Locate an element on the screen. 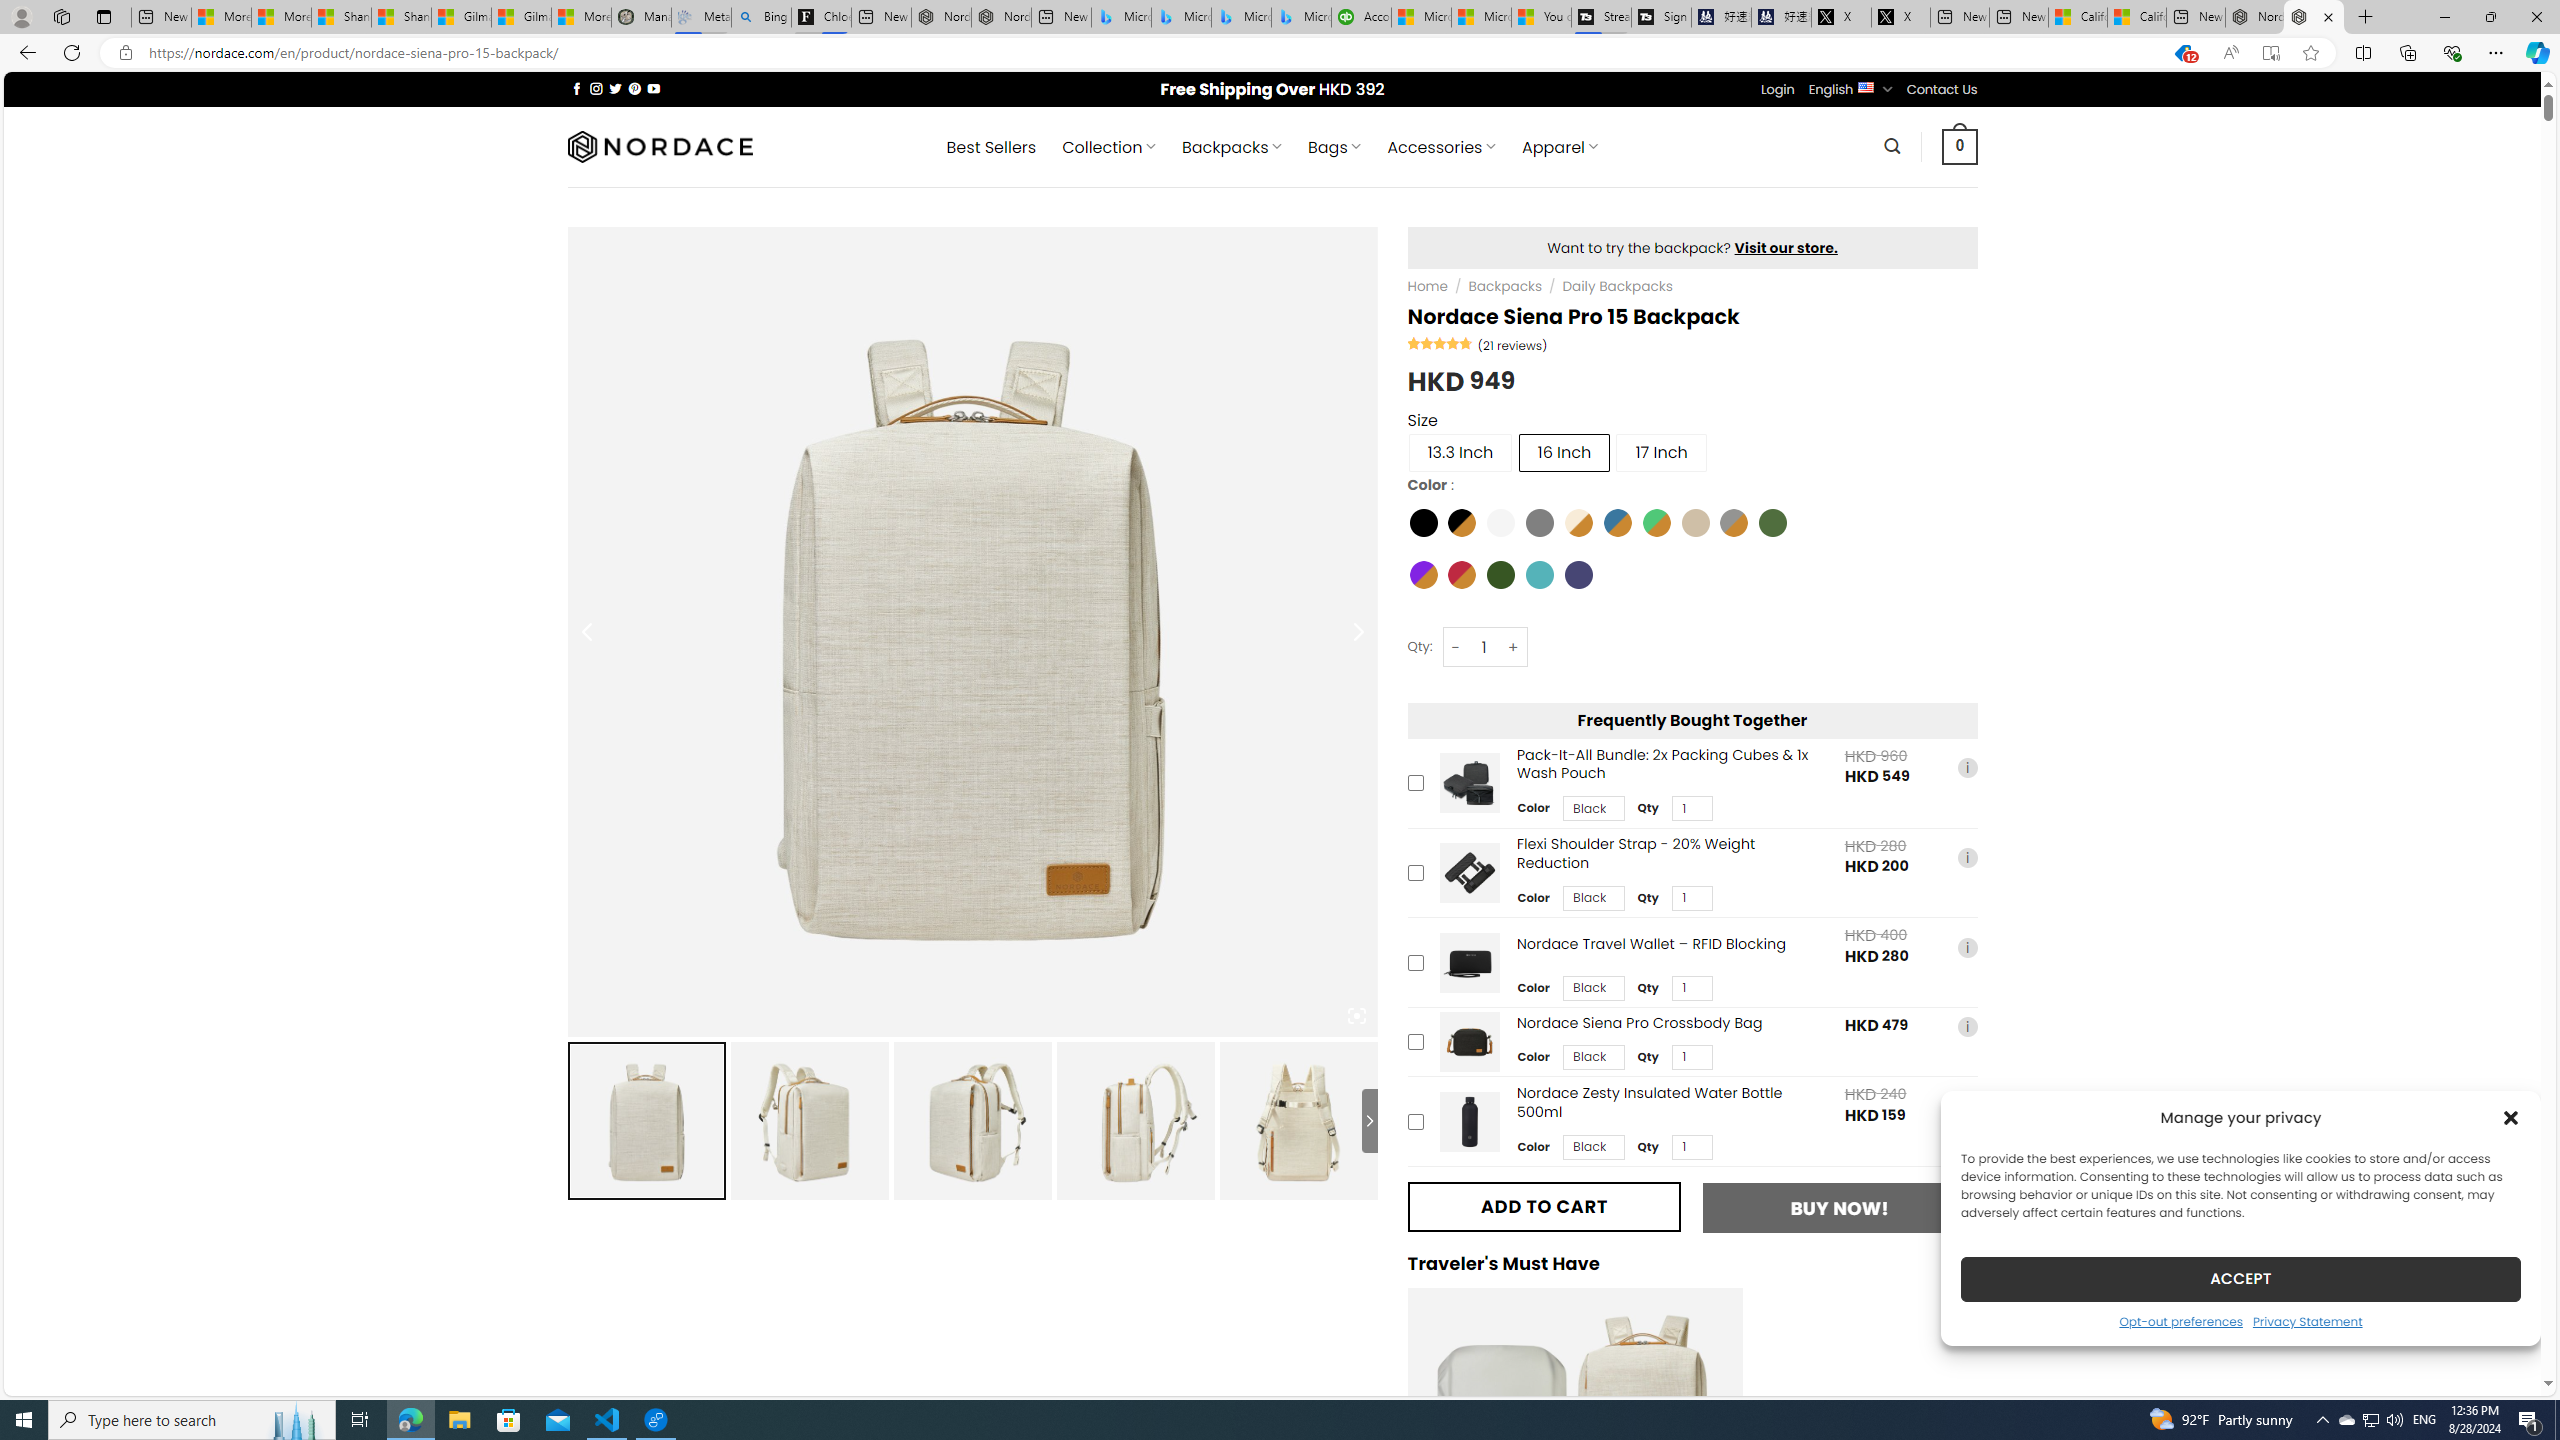  '(21 reviews)' is located at coordinates (1512, 344).